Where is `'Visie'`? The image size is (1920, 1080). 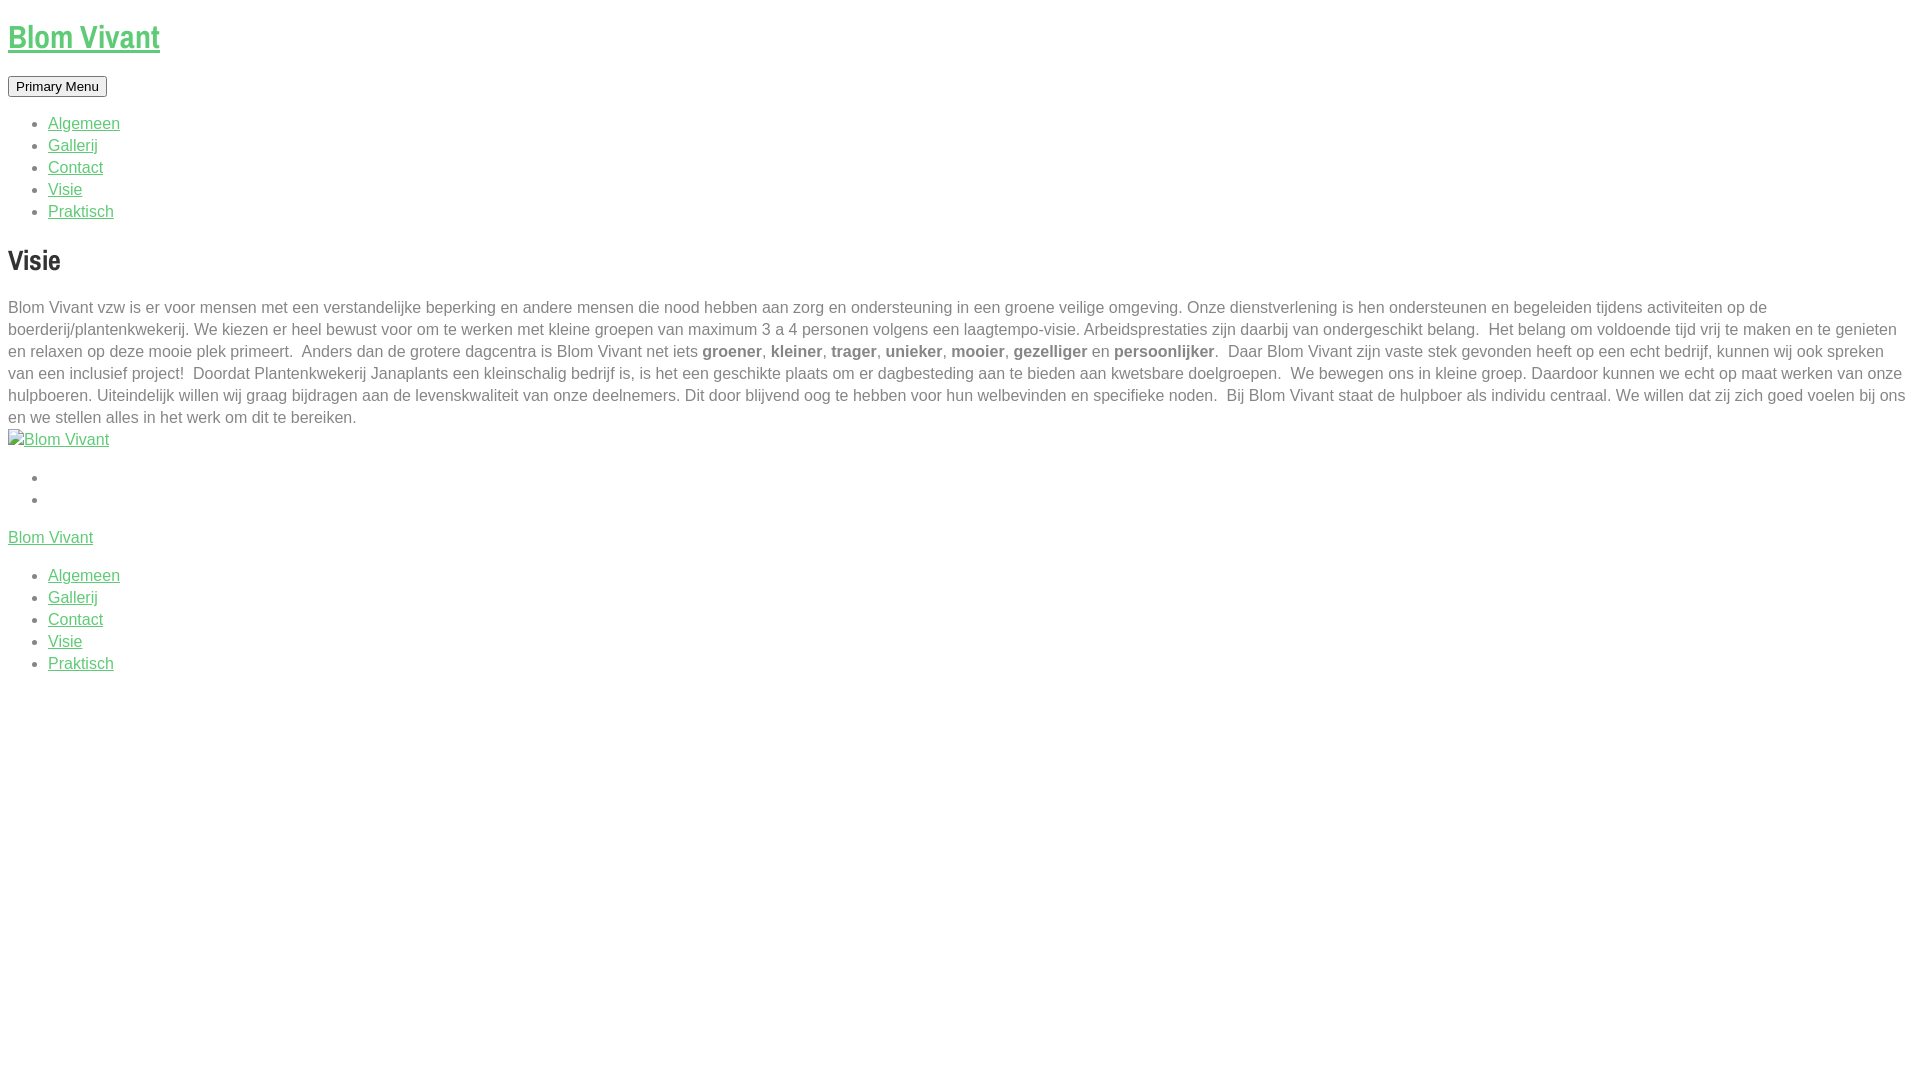 'Visie' is located at coordinates (48, 189).